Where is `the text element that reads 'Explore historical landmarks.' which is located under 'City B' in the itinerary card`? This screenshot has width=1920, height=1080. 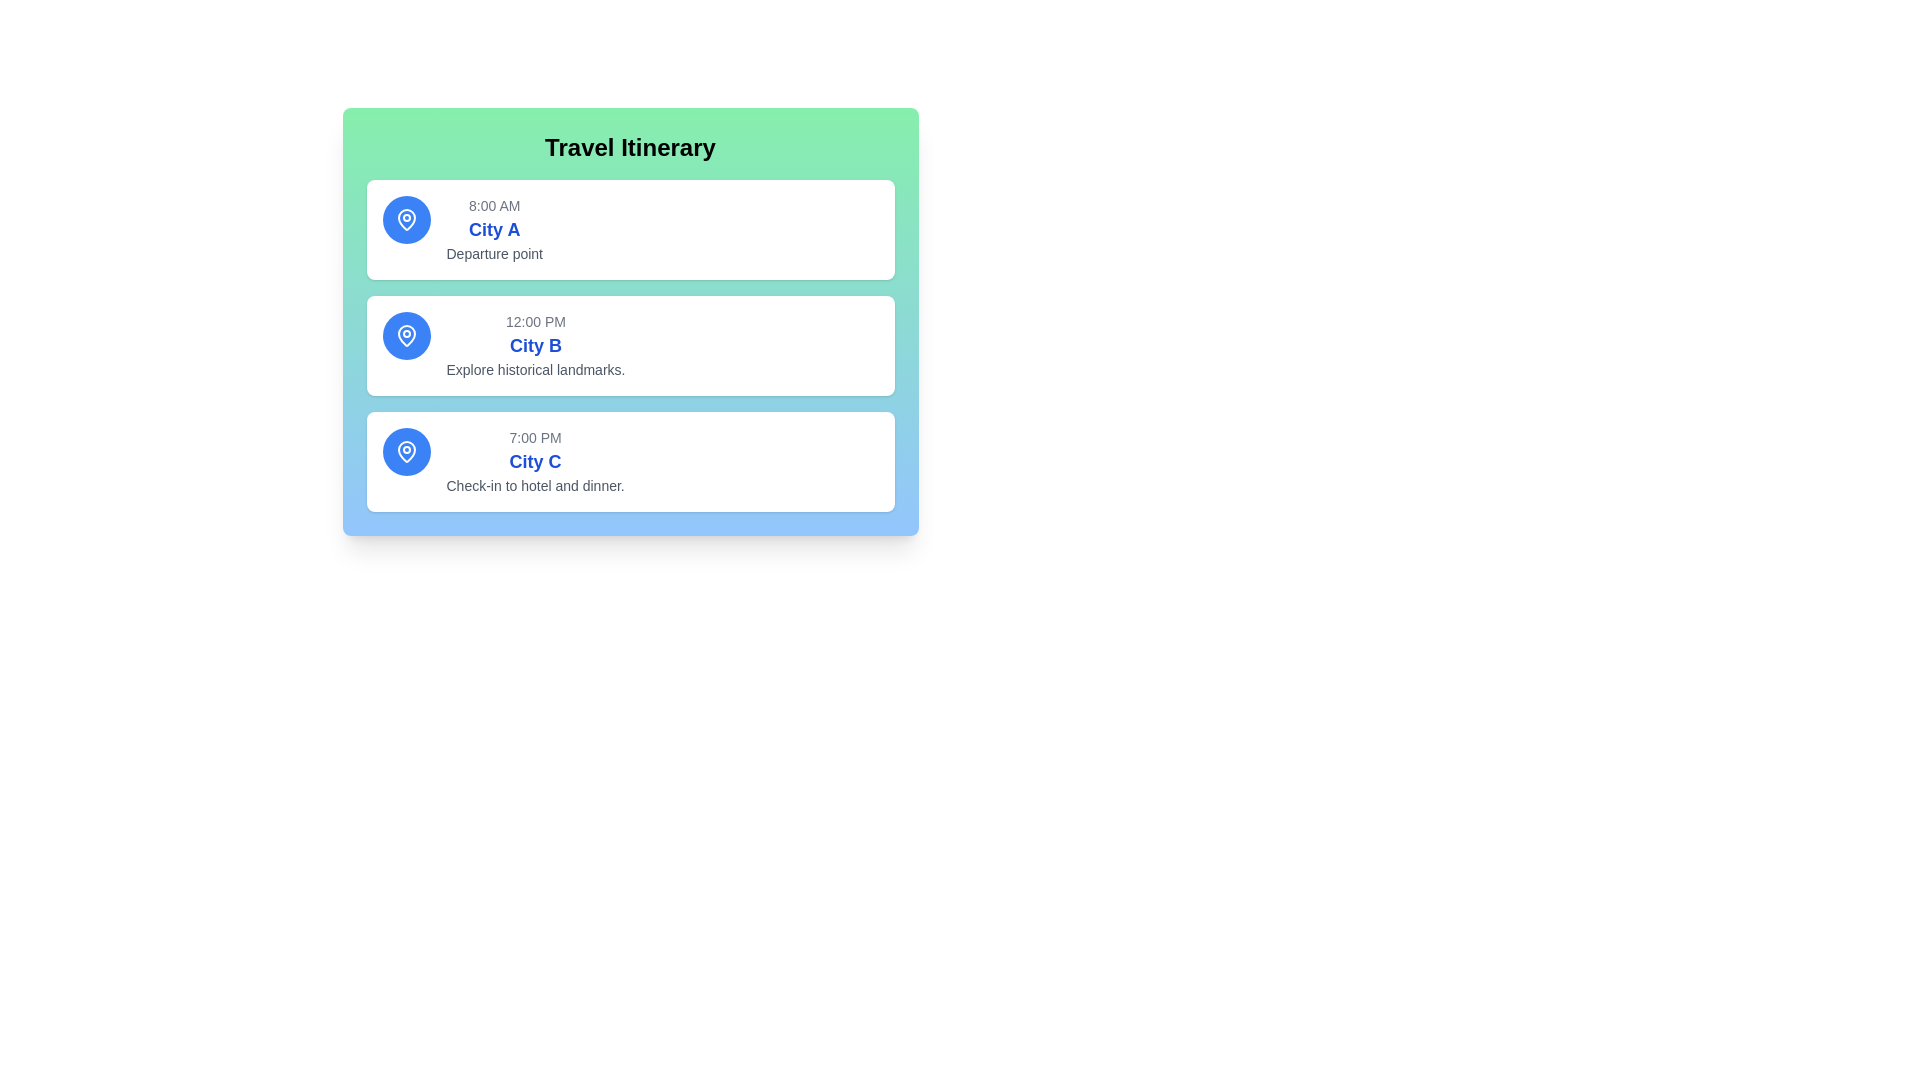 the text element that reads 'Explore historical landmarks.' which is located under 'City B' in the itinerary card is located at coordinates (536, 370).